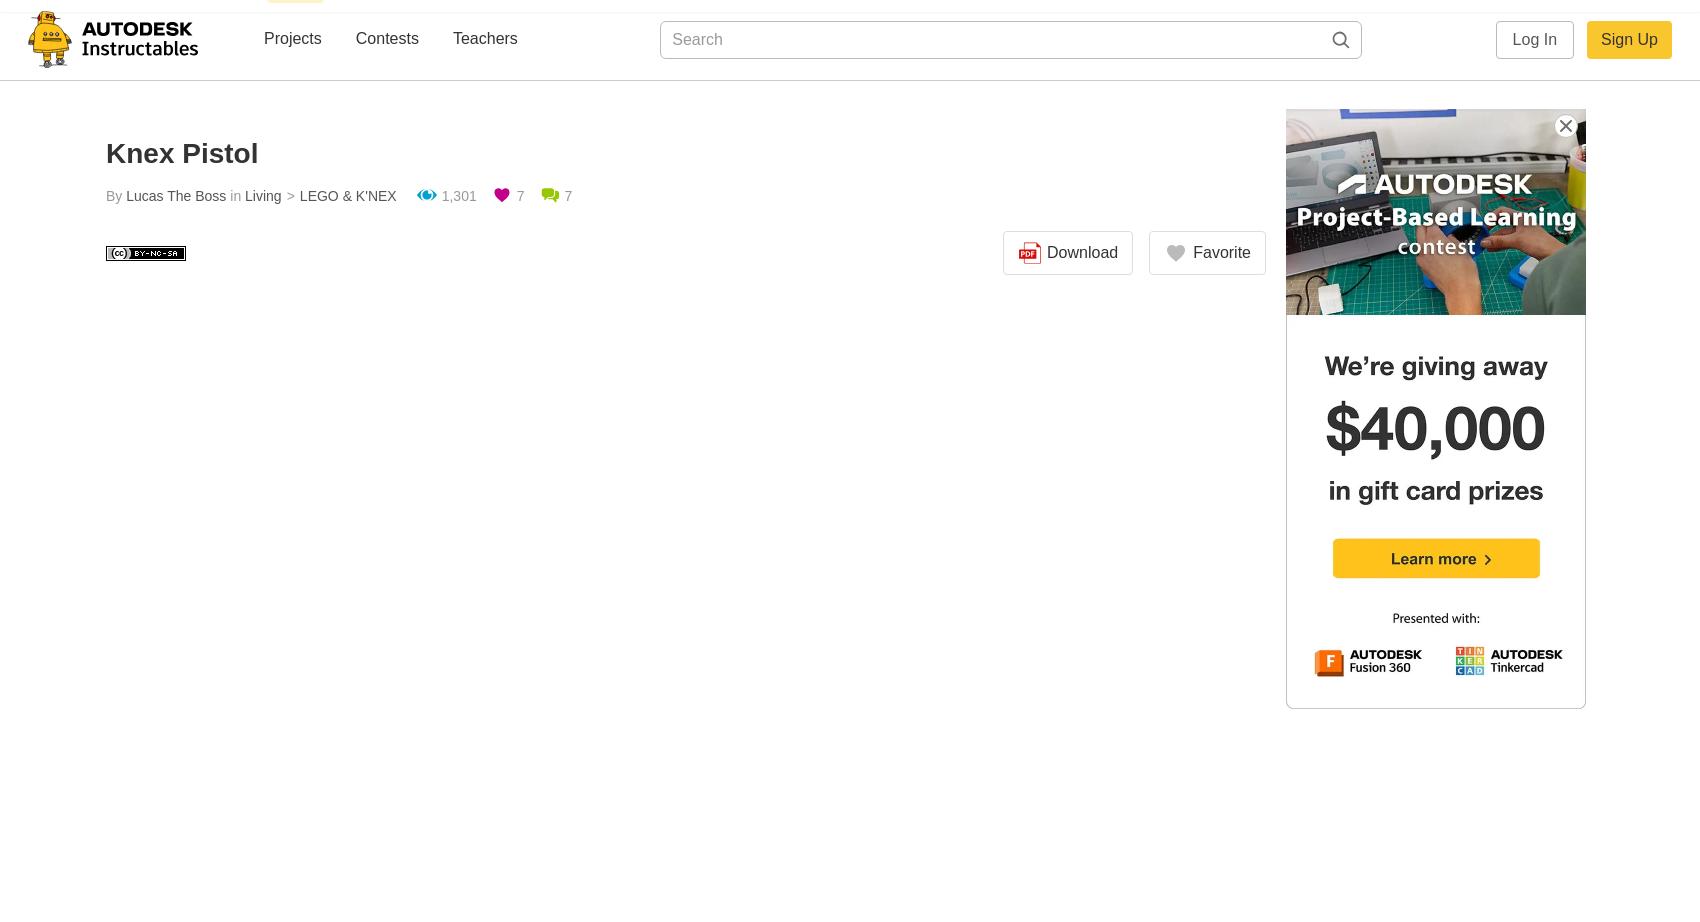 Image resolution: width=1700 pixels, height=922 pixels. Describe the element at coordinates (235, 196) in the screenshot. I see `'in'` at that location.